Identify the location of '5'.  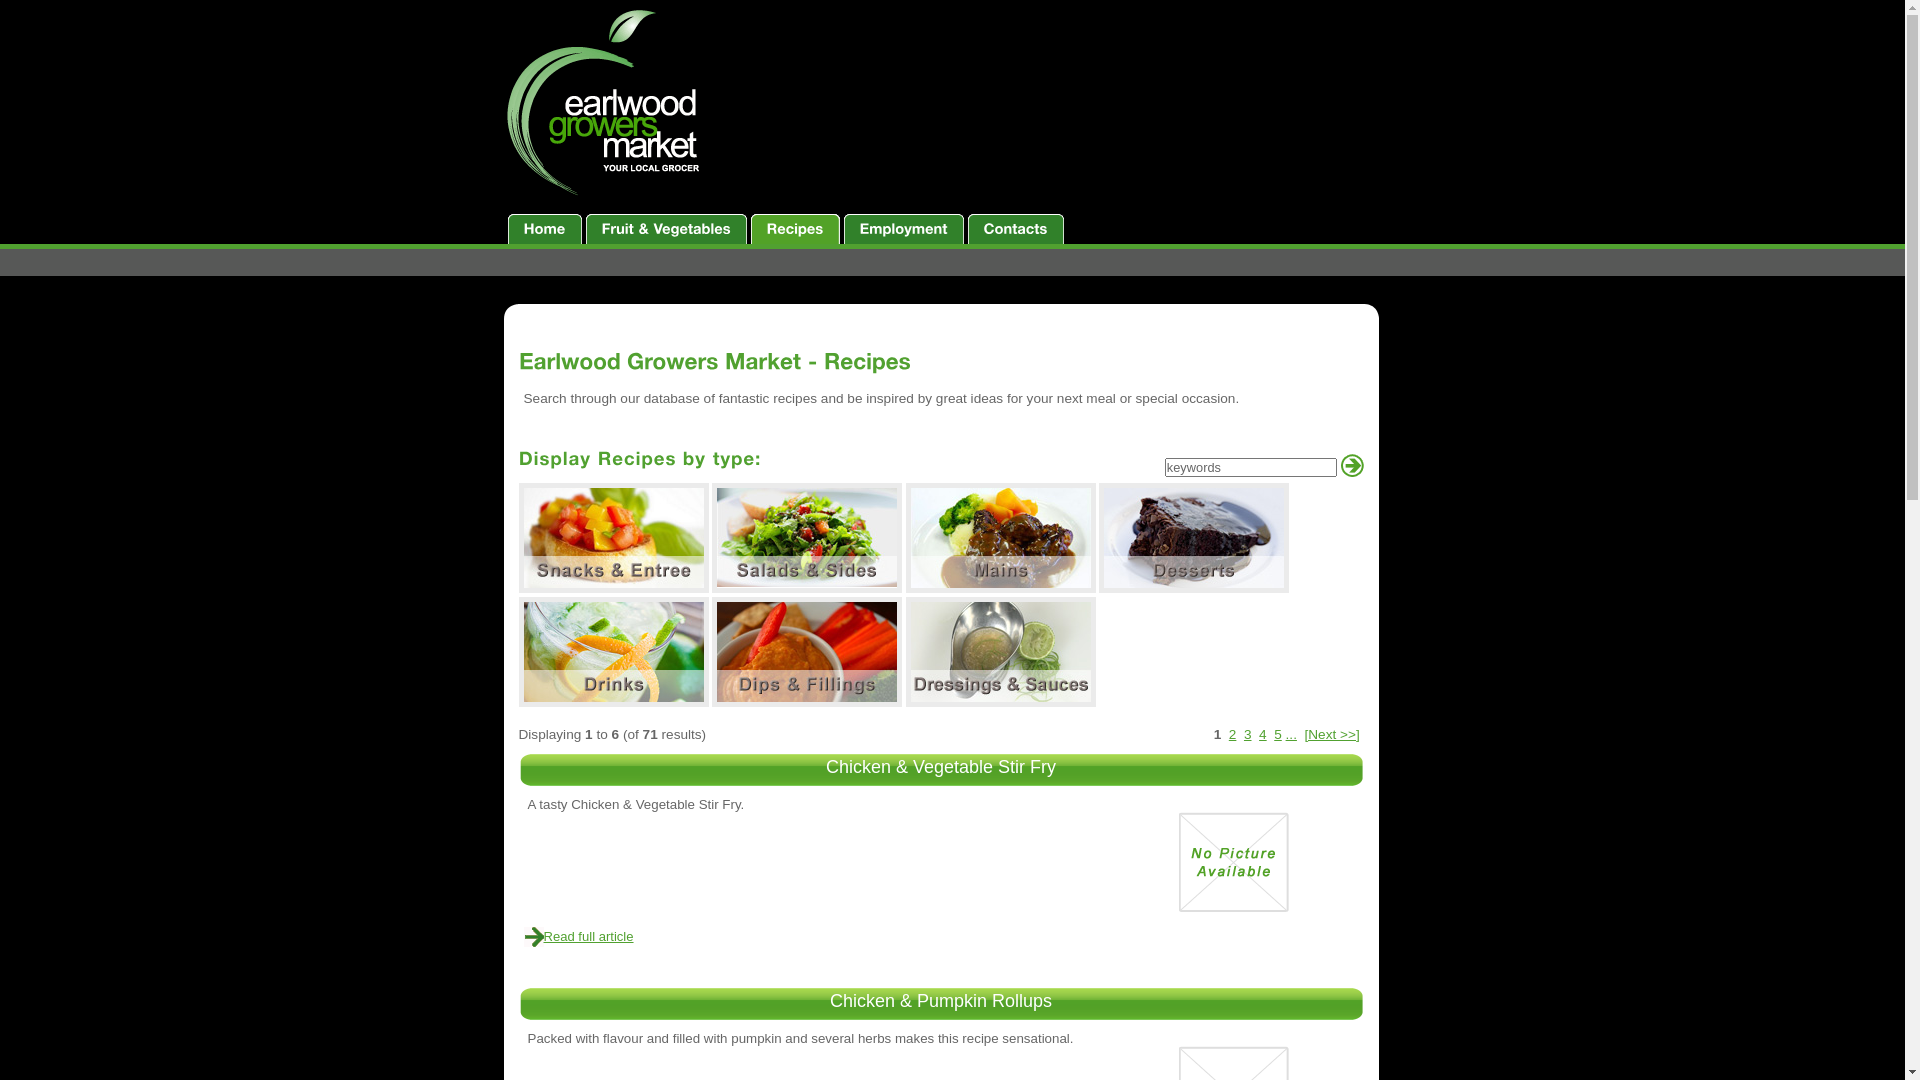
(1276, 734).